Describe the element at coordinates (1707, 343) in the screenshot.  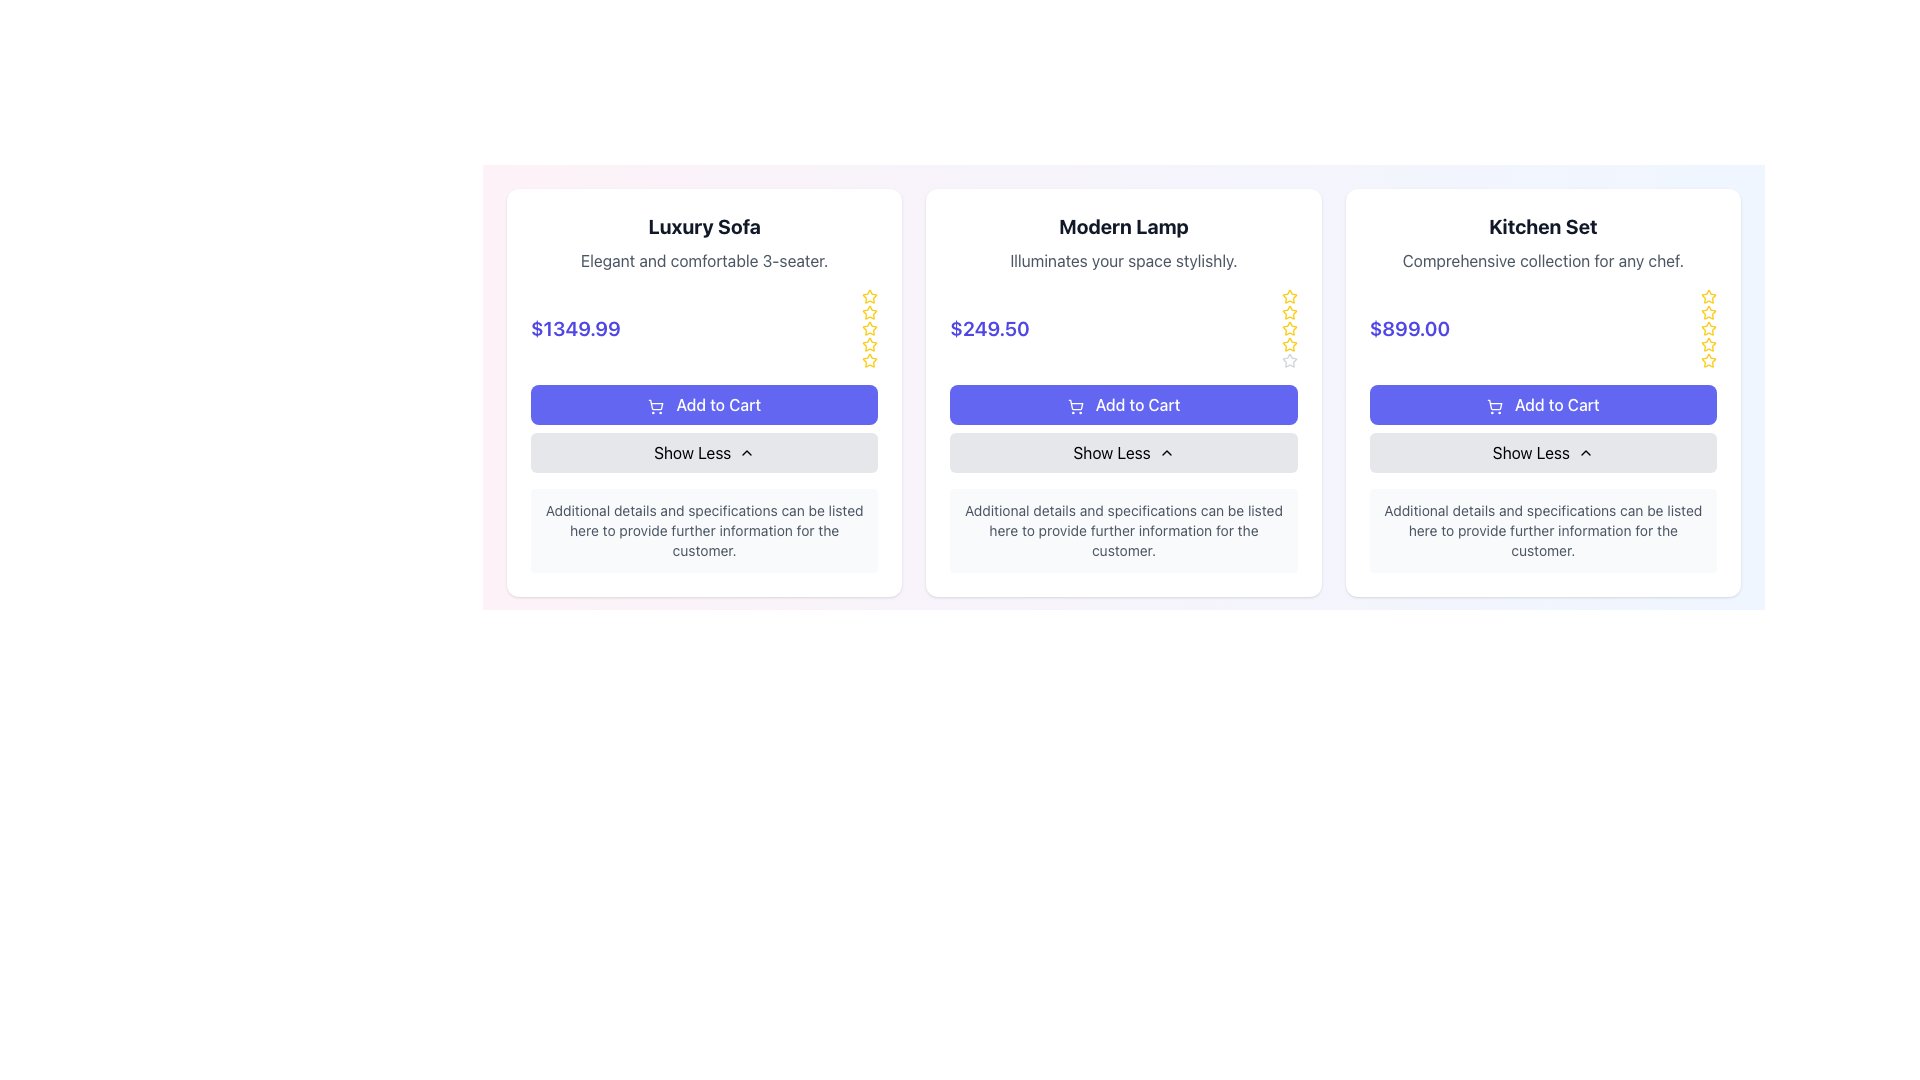
I see `the second star icon in the rating group for the 'Kitchen Set' product, which is aligned to the right side of the card in the item grid` at that location.